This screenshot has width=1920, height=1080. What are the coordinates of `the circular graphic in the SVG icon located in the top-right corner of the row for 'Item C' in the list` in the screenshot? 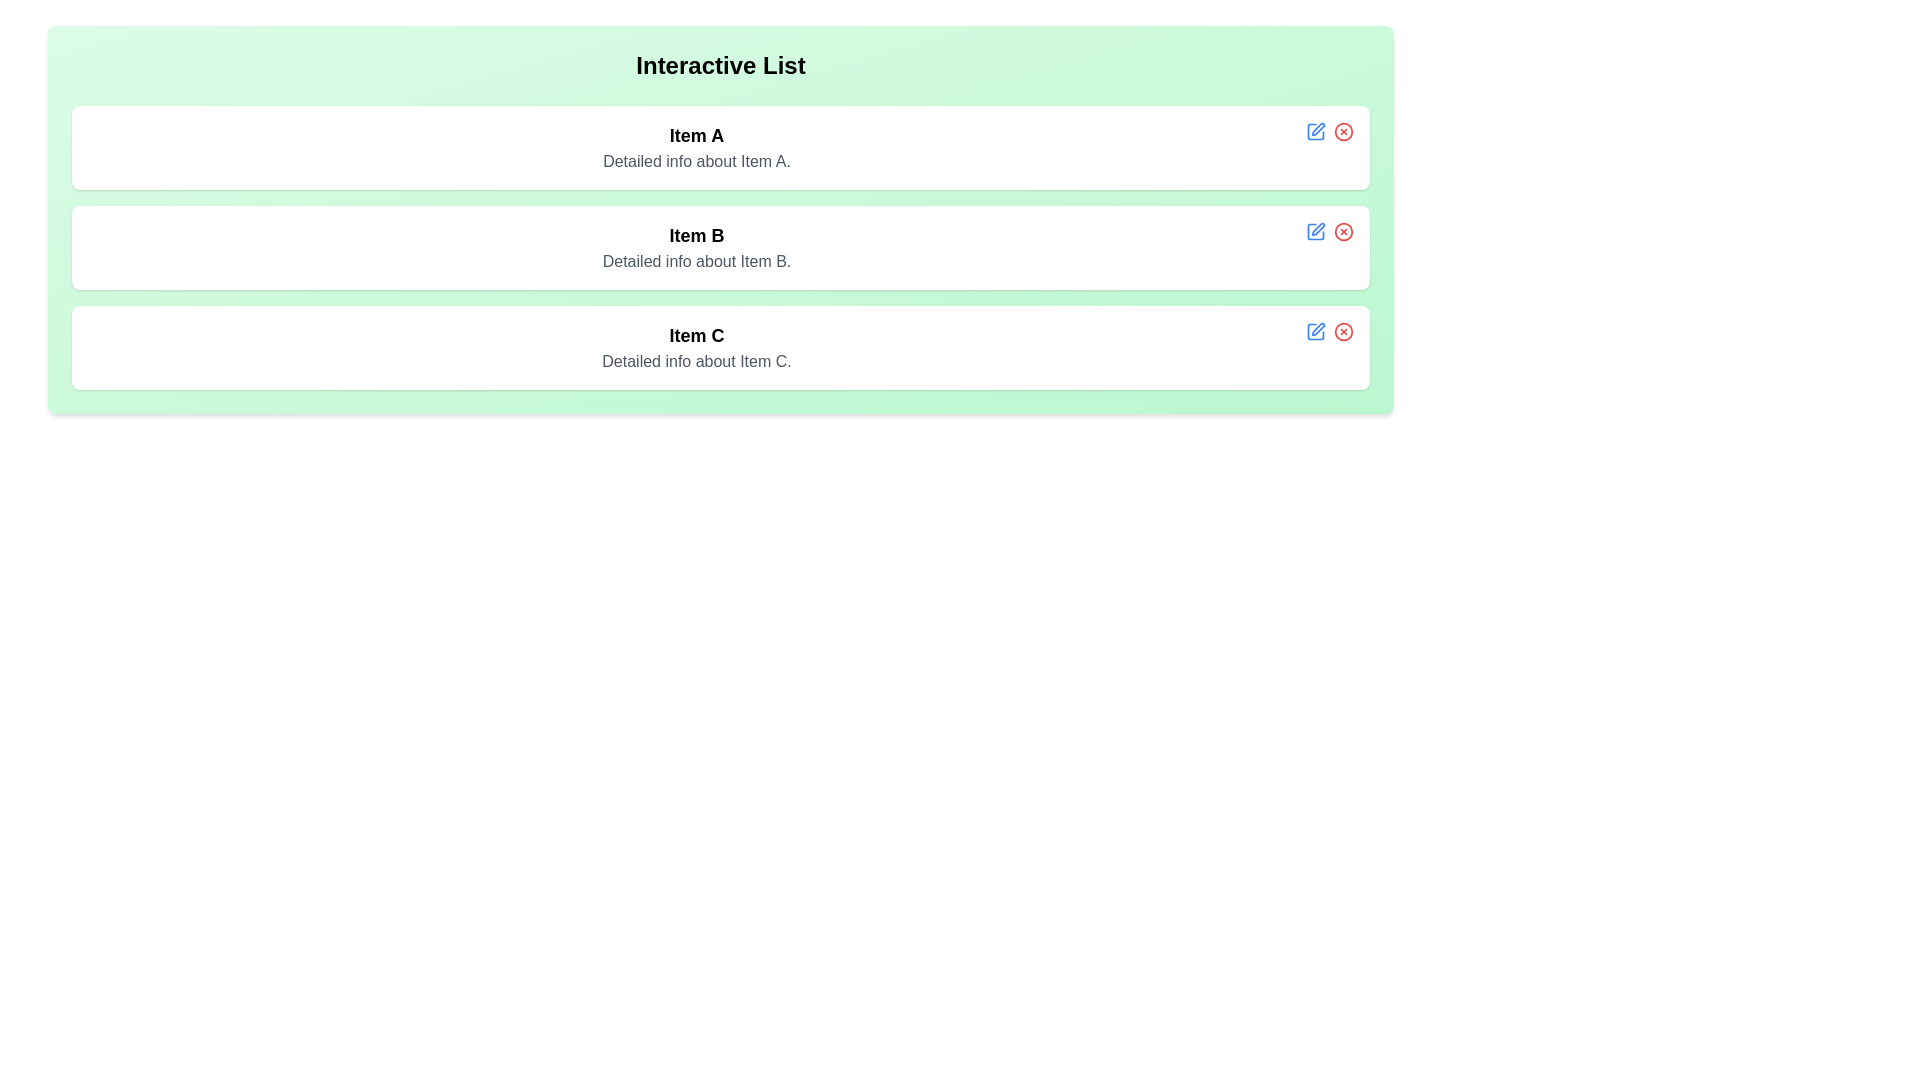 It's located at (1344, 330).